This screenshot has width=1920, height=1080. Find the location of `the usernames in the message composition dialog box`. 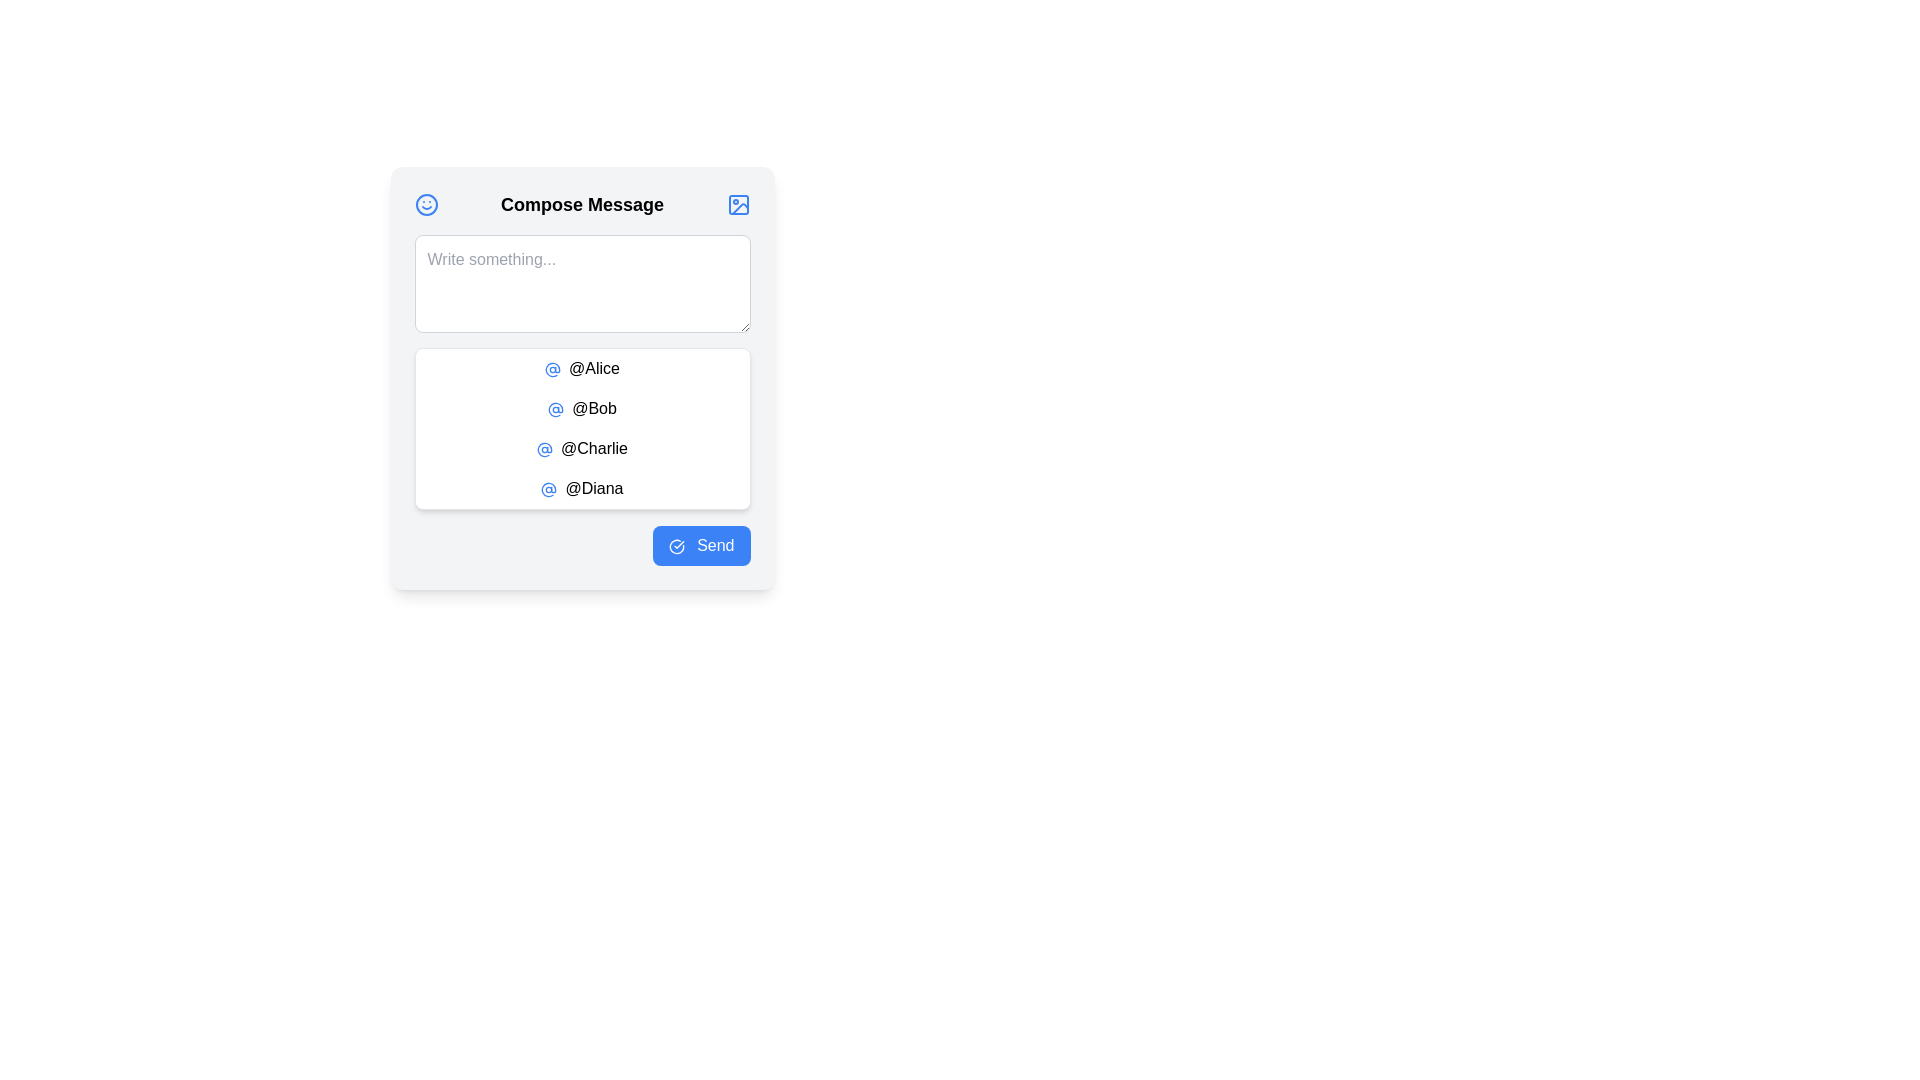

the usernames in the message composition dialog box is located at coordinates (581, 378).